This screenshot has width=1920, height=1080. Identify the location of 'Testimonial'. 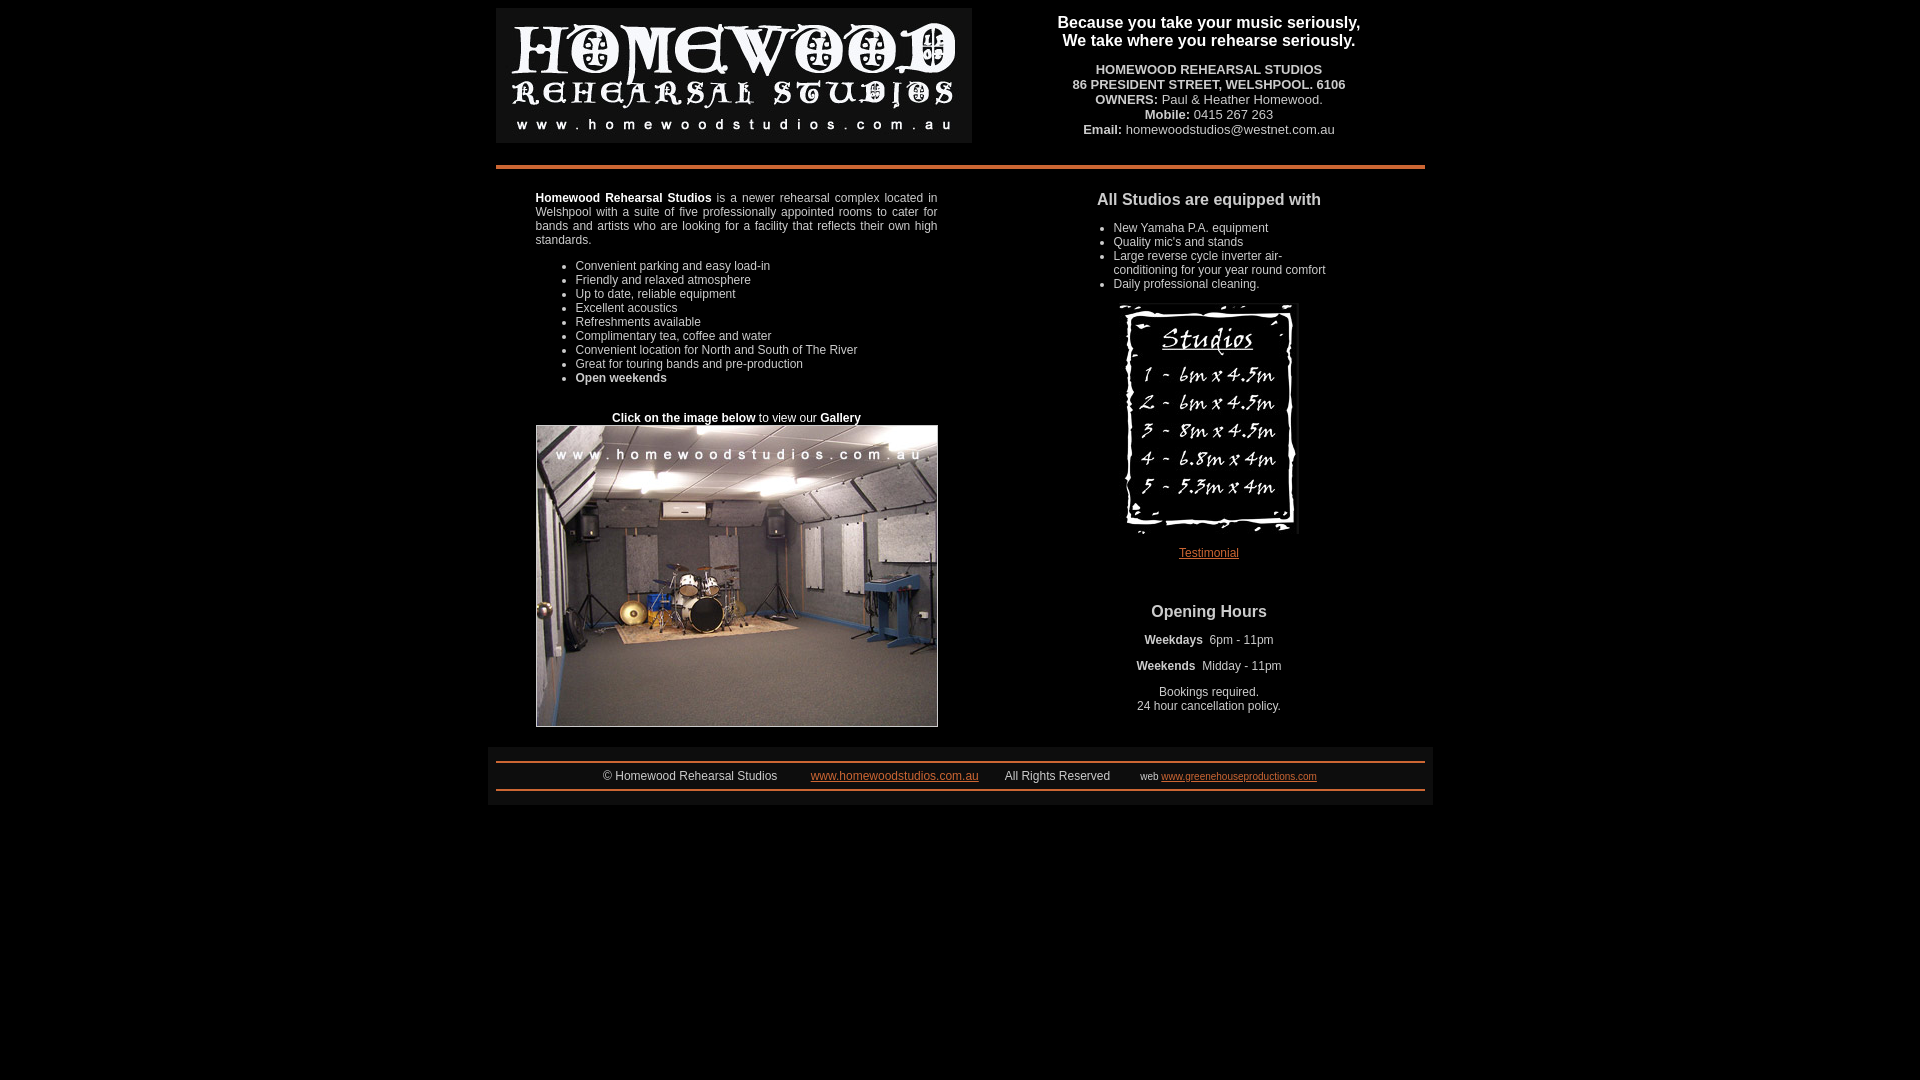
(1179, 552).